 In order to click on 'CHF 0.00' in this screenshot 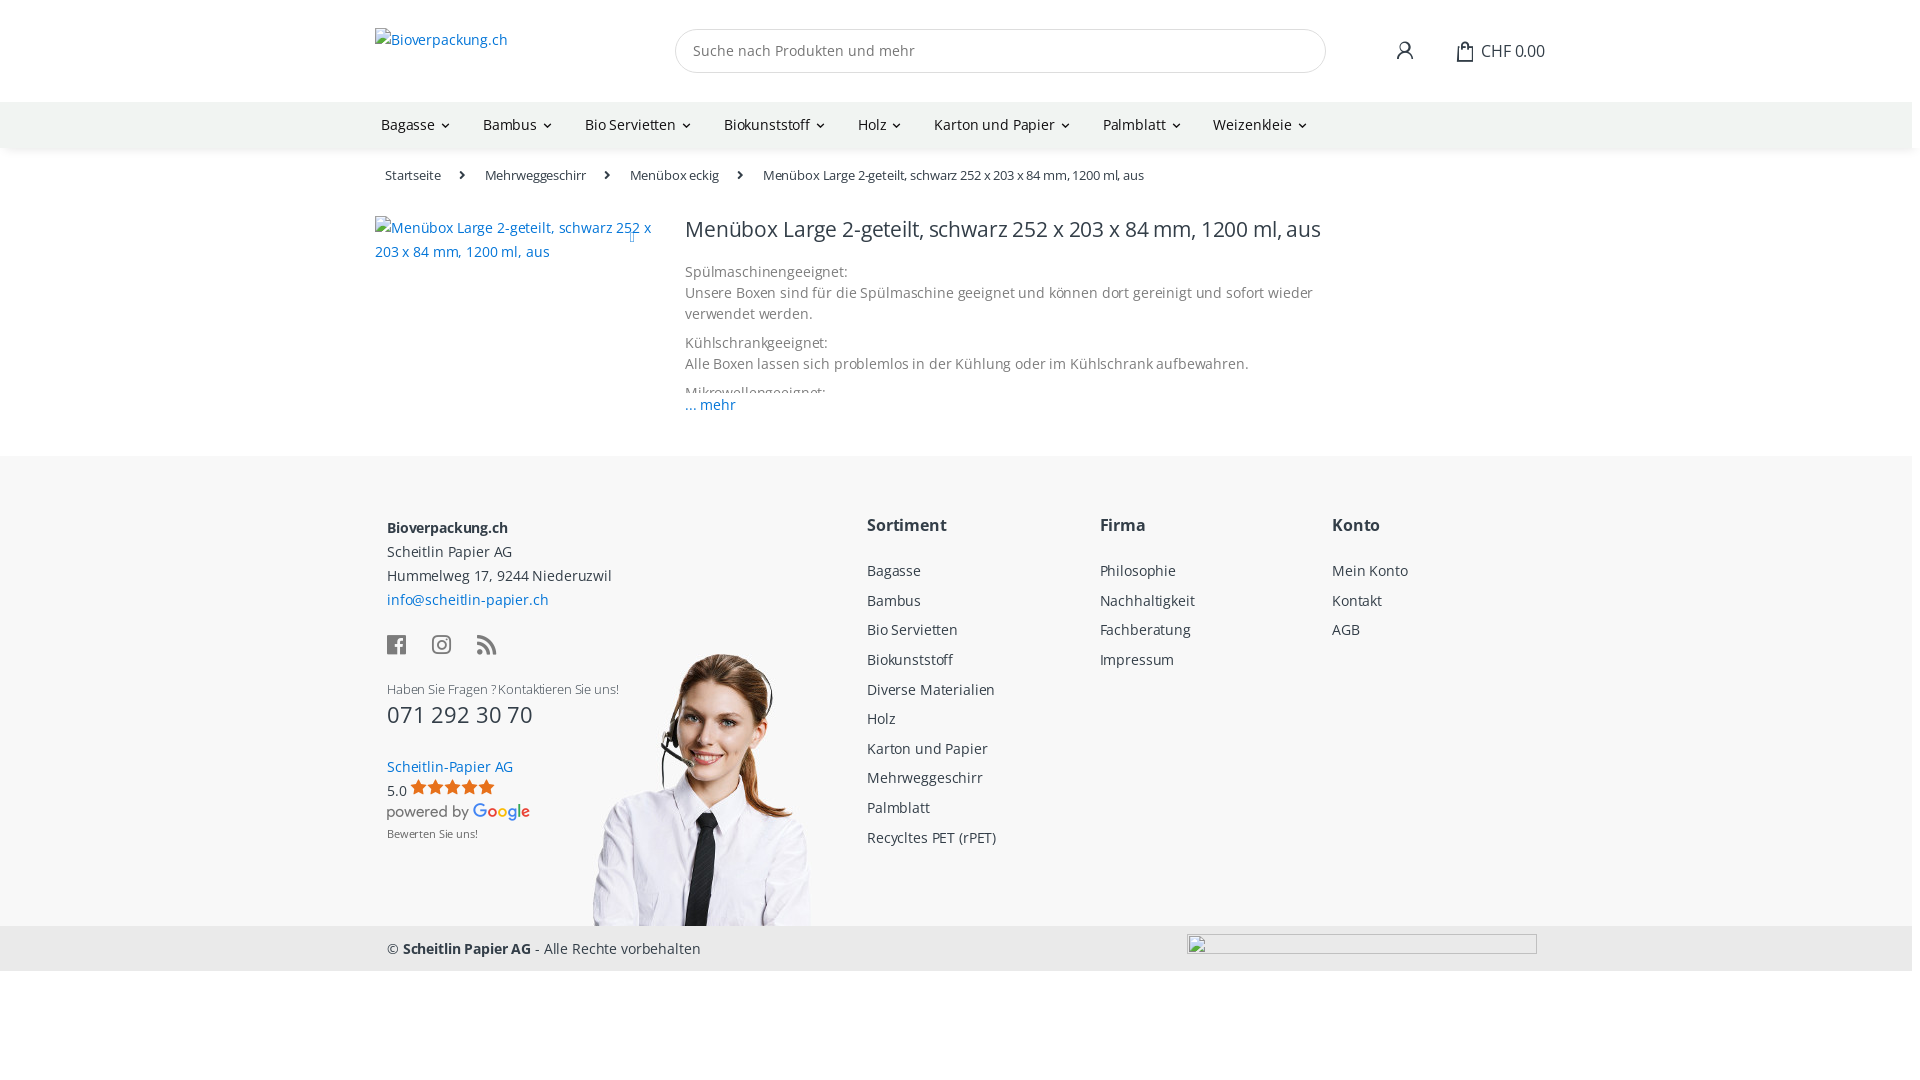, I will do `click(1454, 49)`.